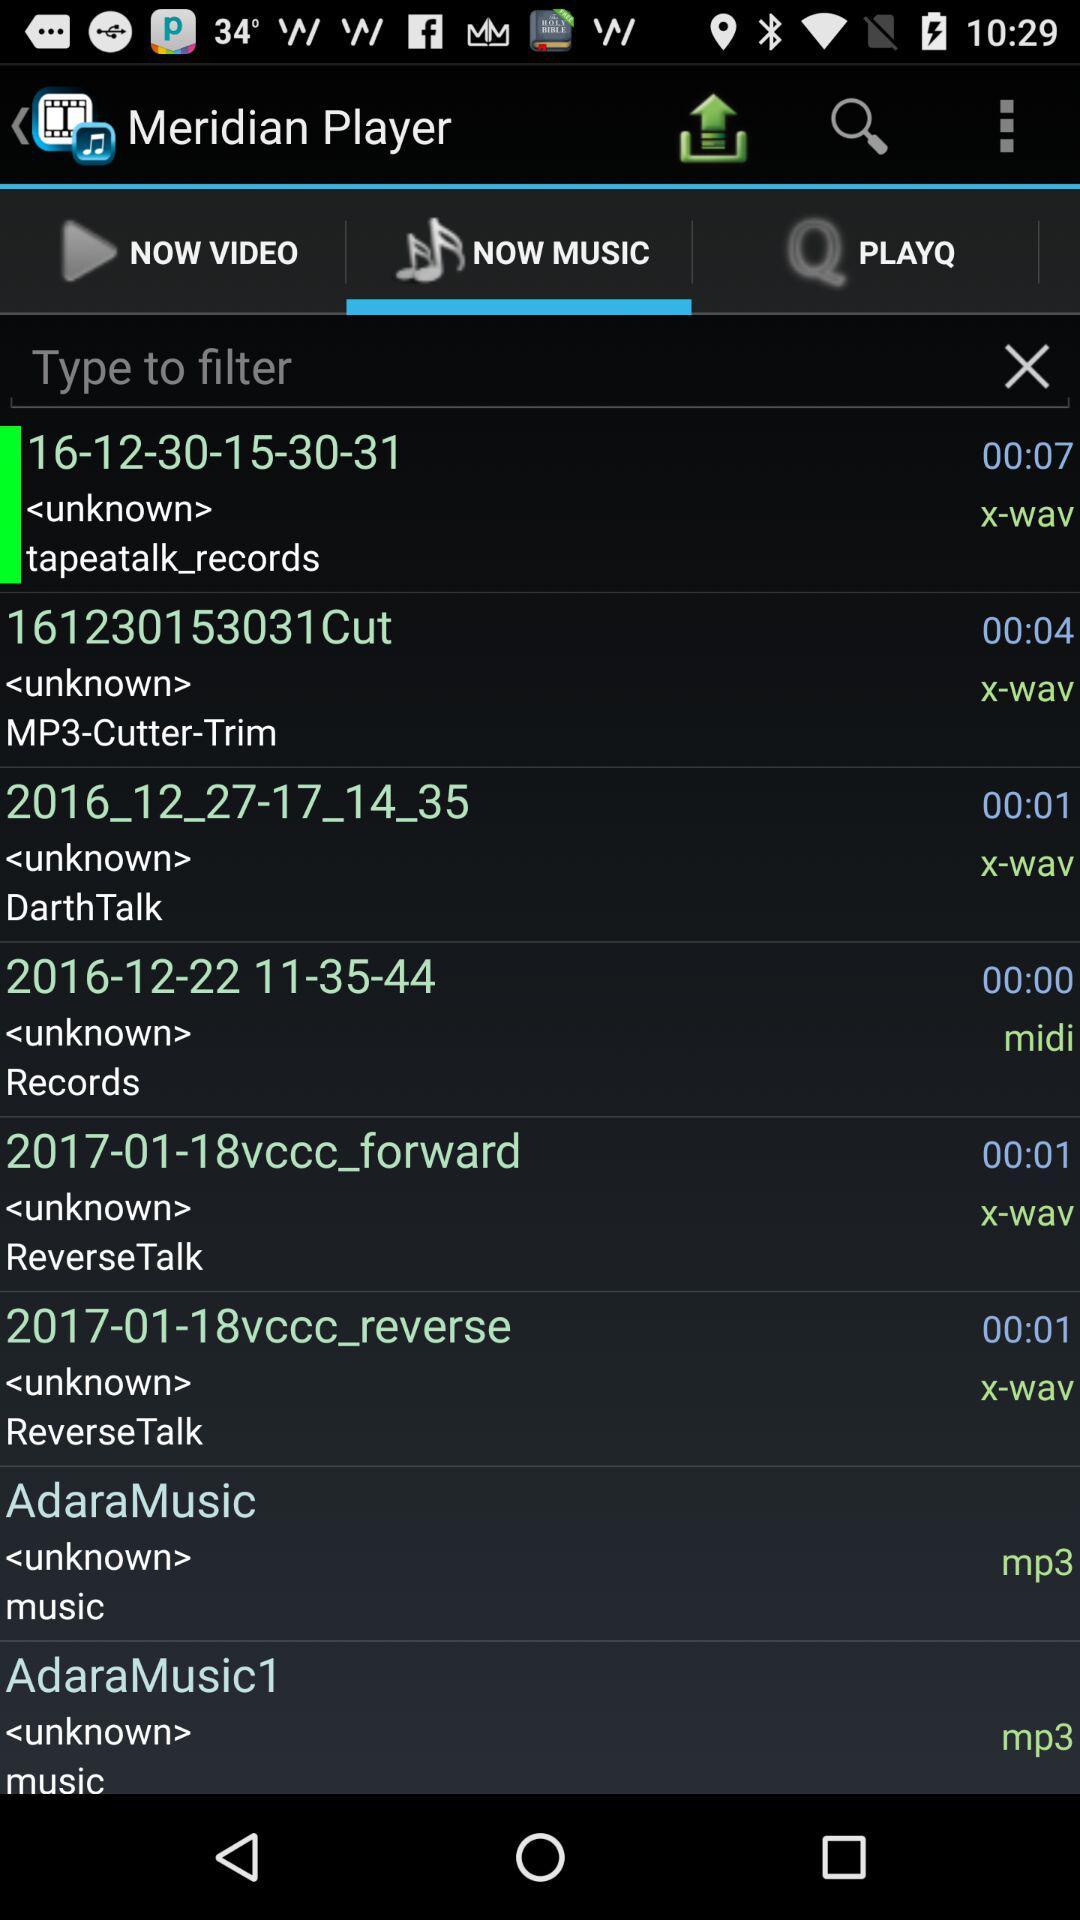 This screenshot has height=1920, width=1080. Describe the element at coordinates (540, 905) in the screenshot. I see `the item above the 2016 12 22 app` at that location.